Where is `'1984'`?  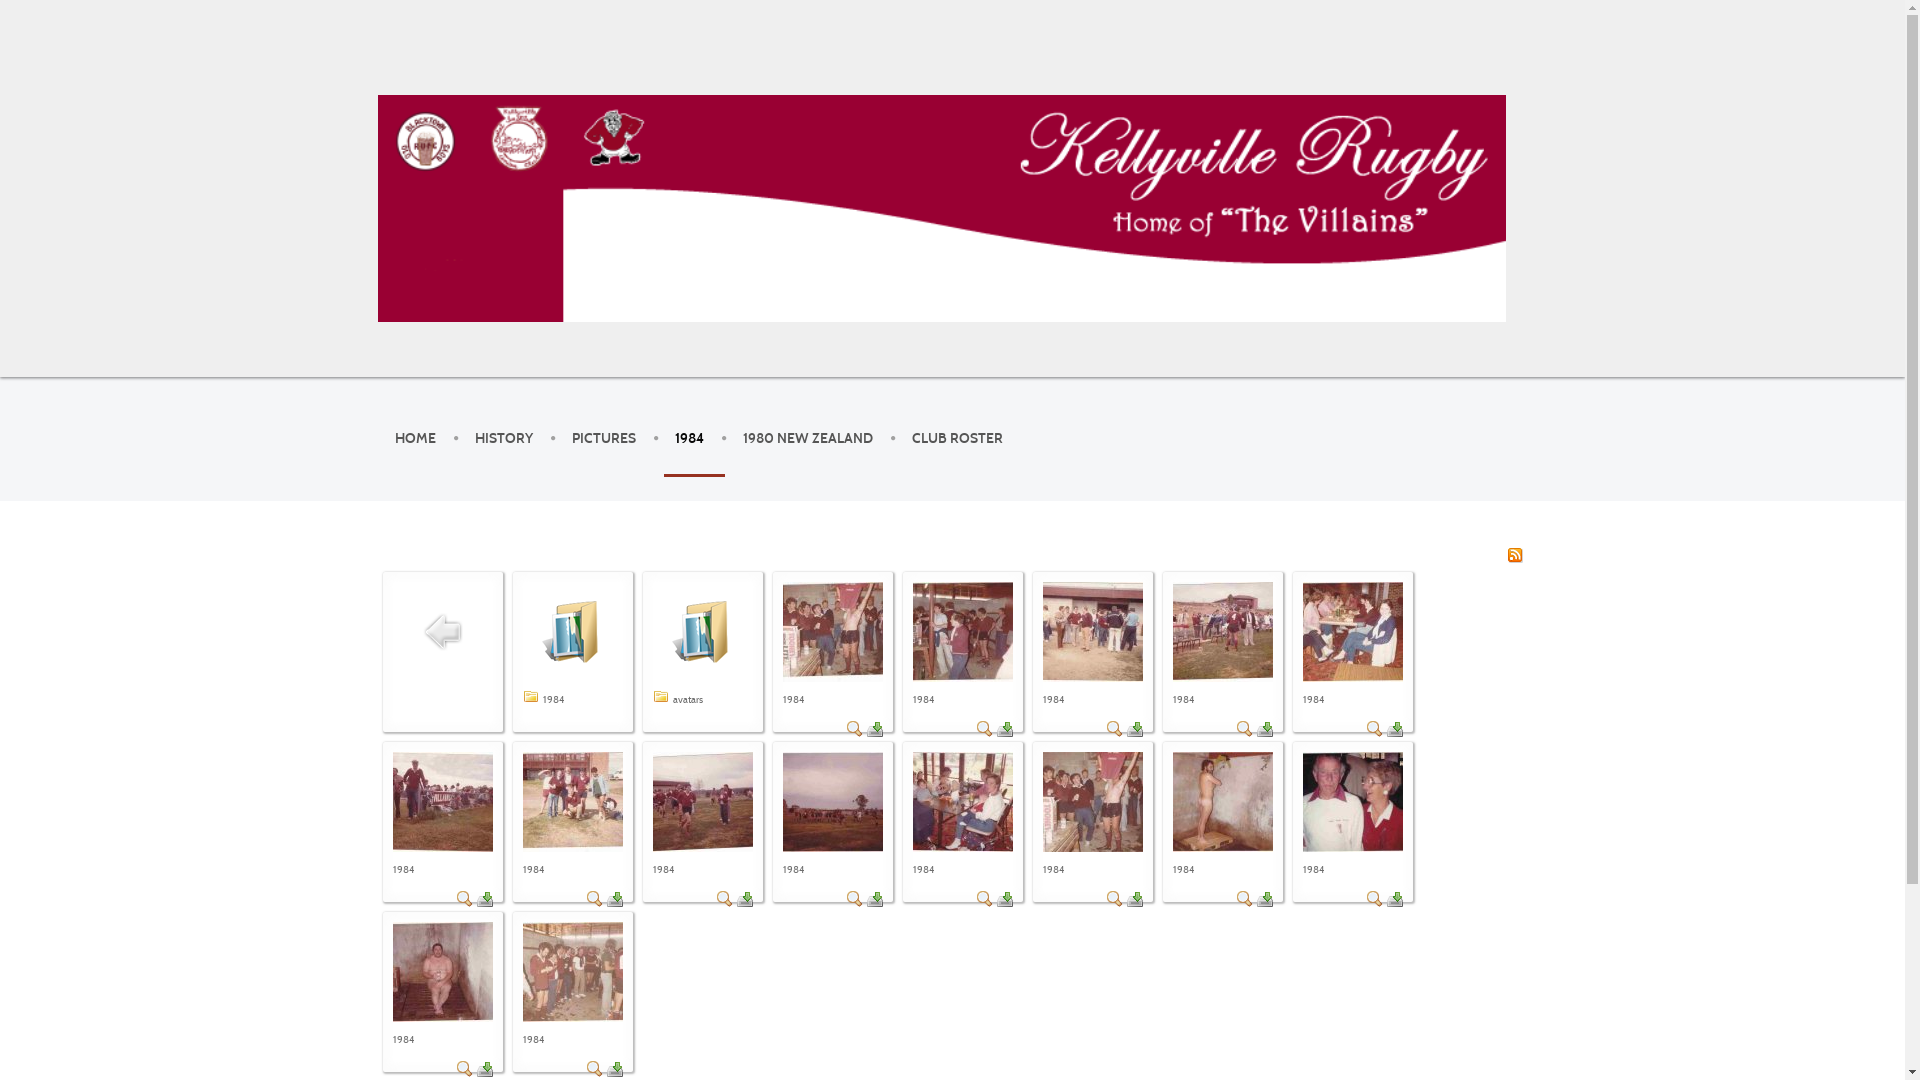
'1984' is located at coordinates (688, 438).